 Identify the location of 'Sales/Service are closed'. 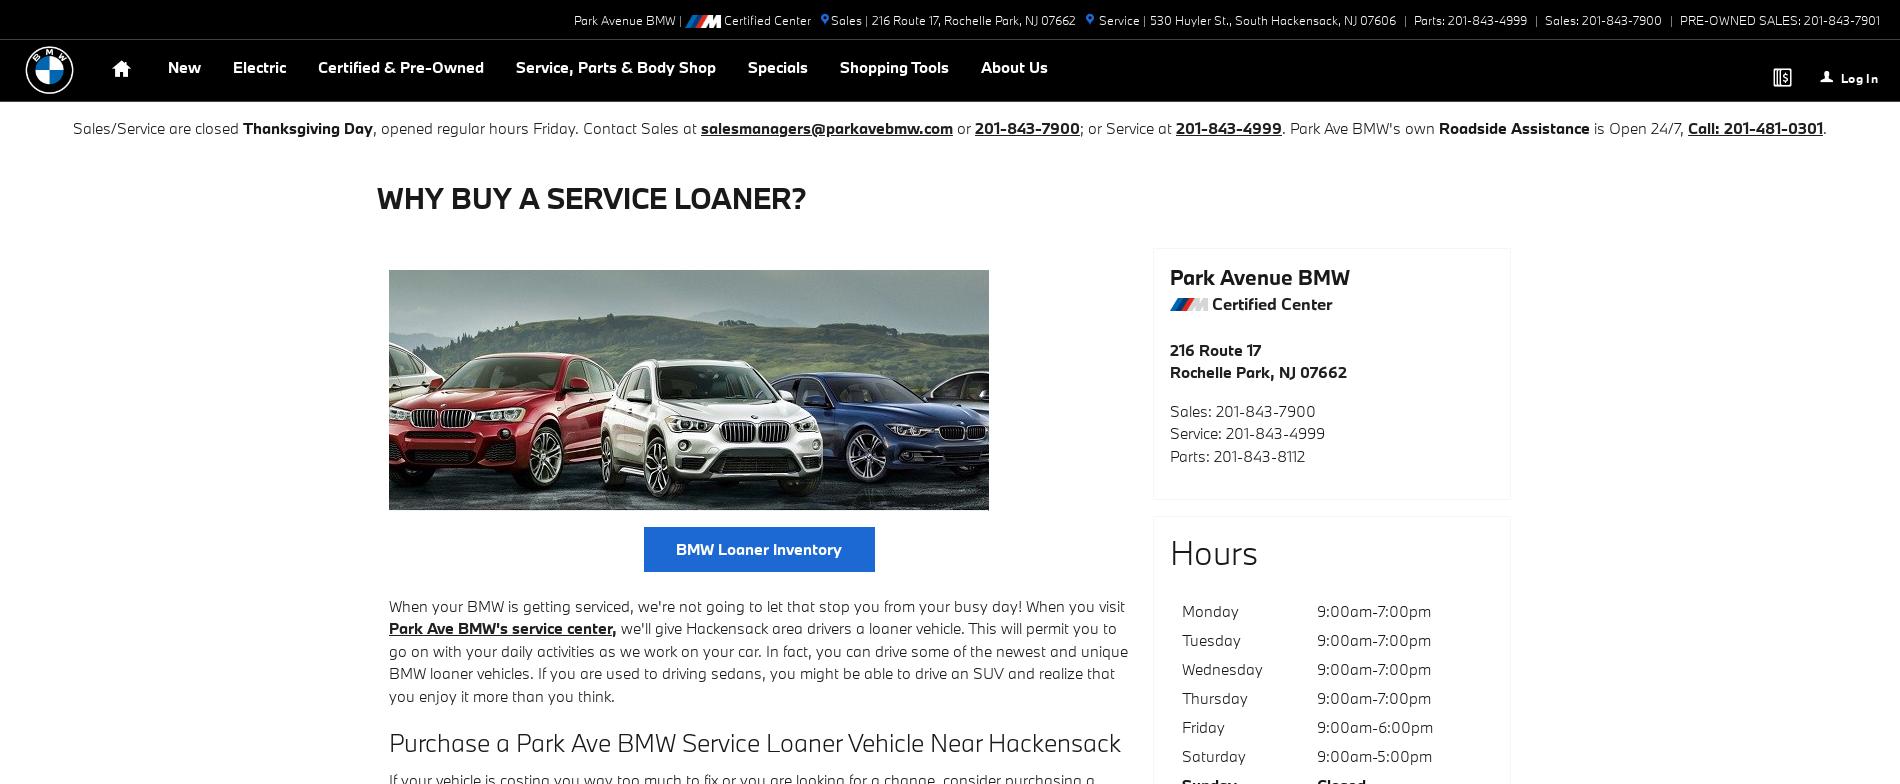
(158, 127).